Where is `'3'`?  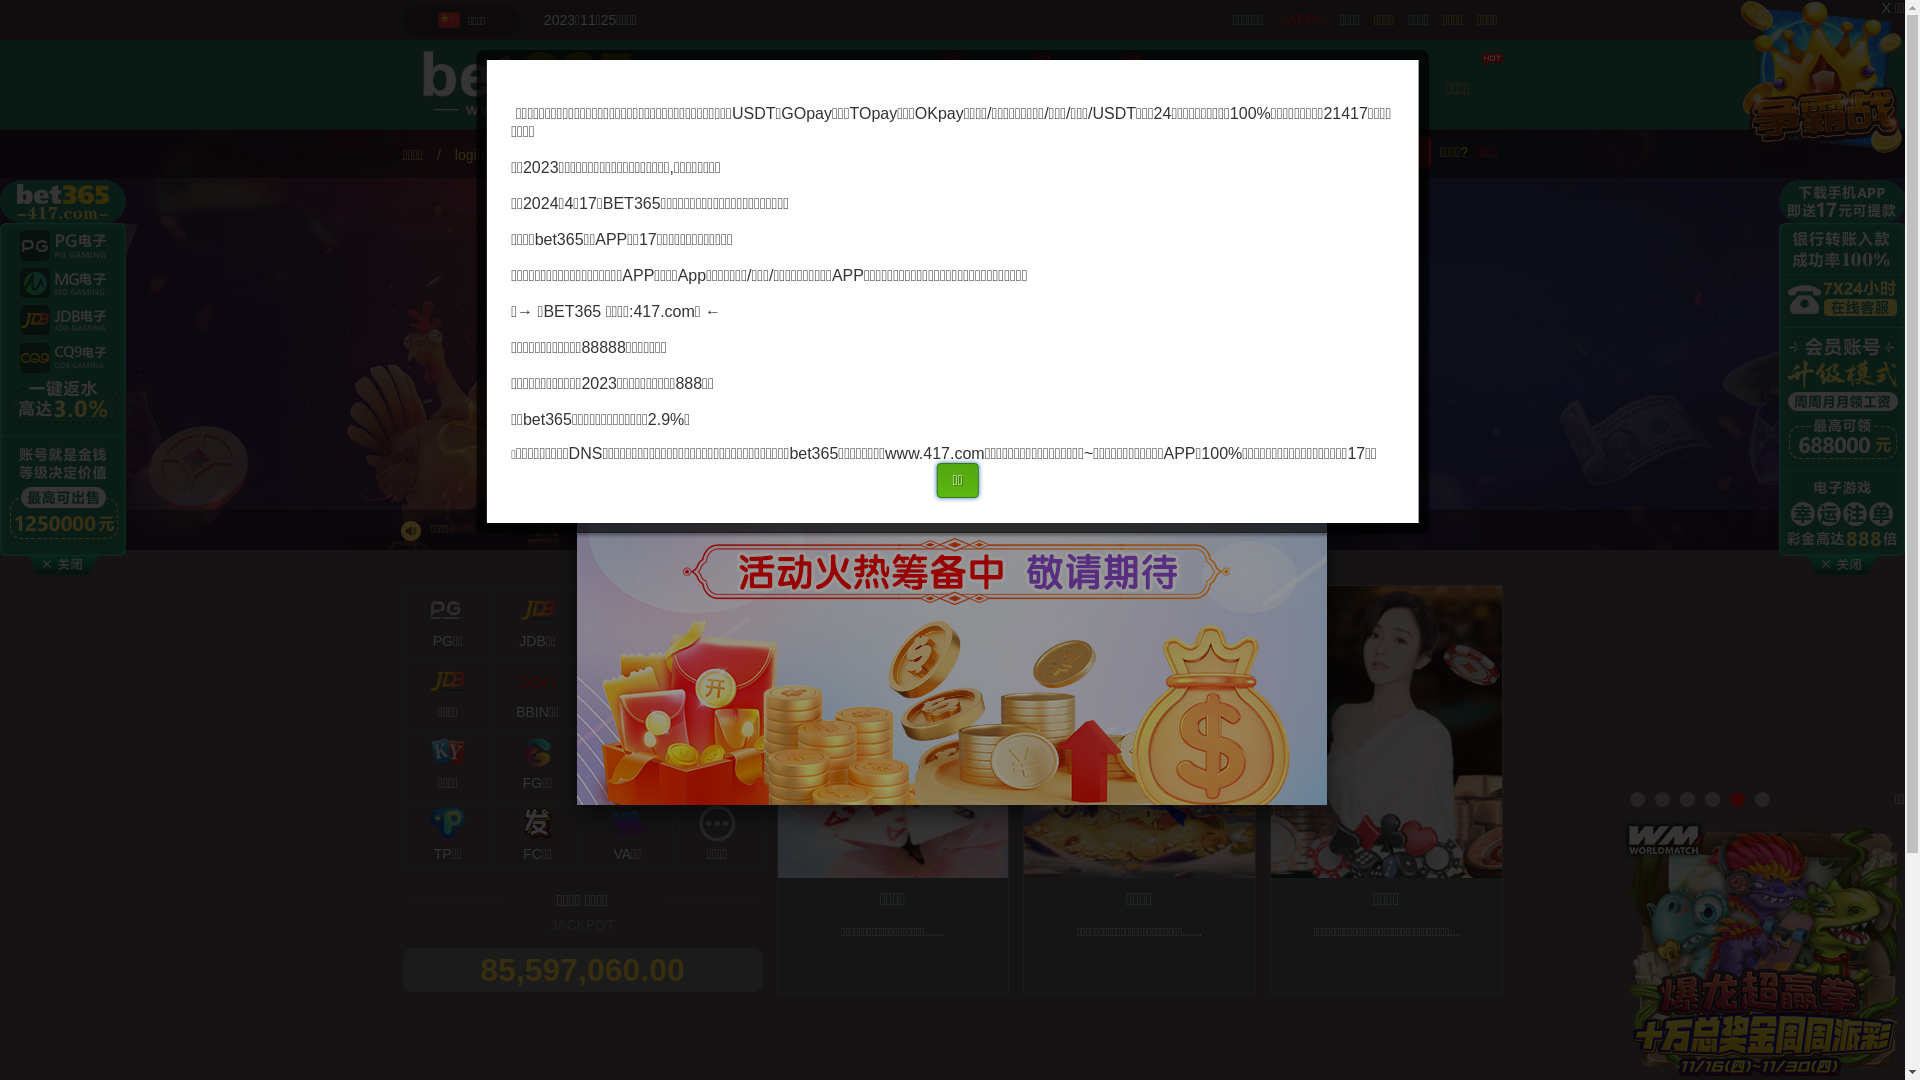 '3' is located at coordinates (1680, 798).